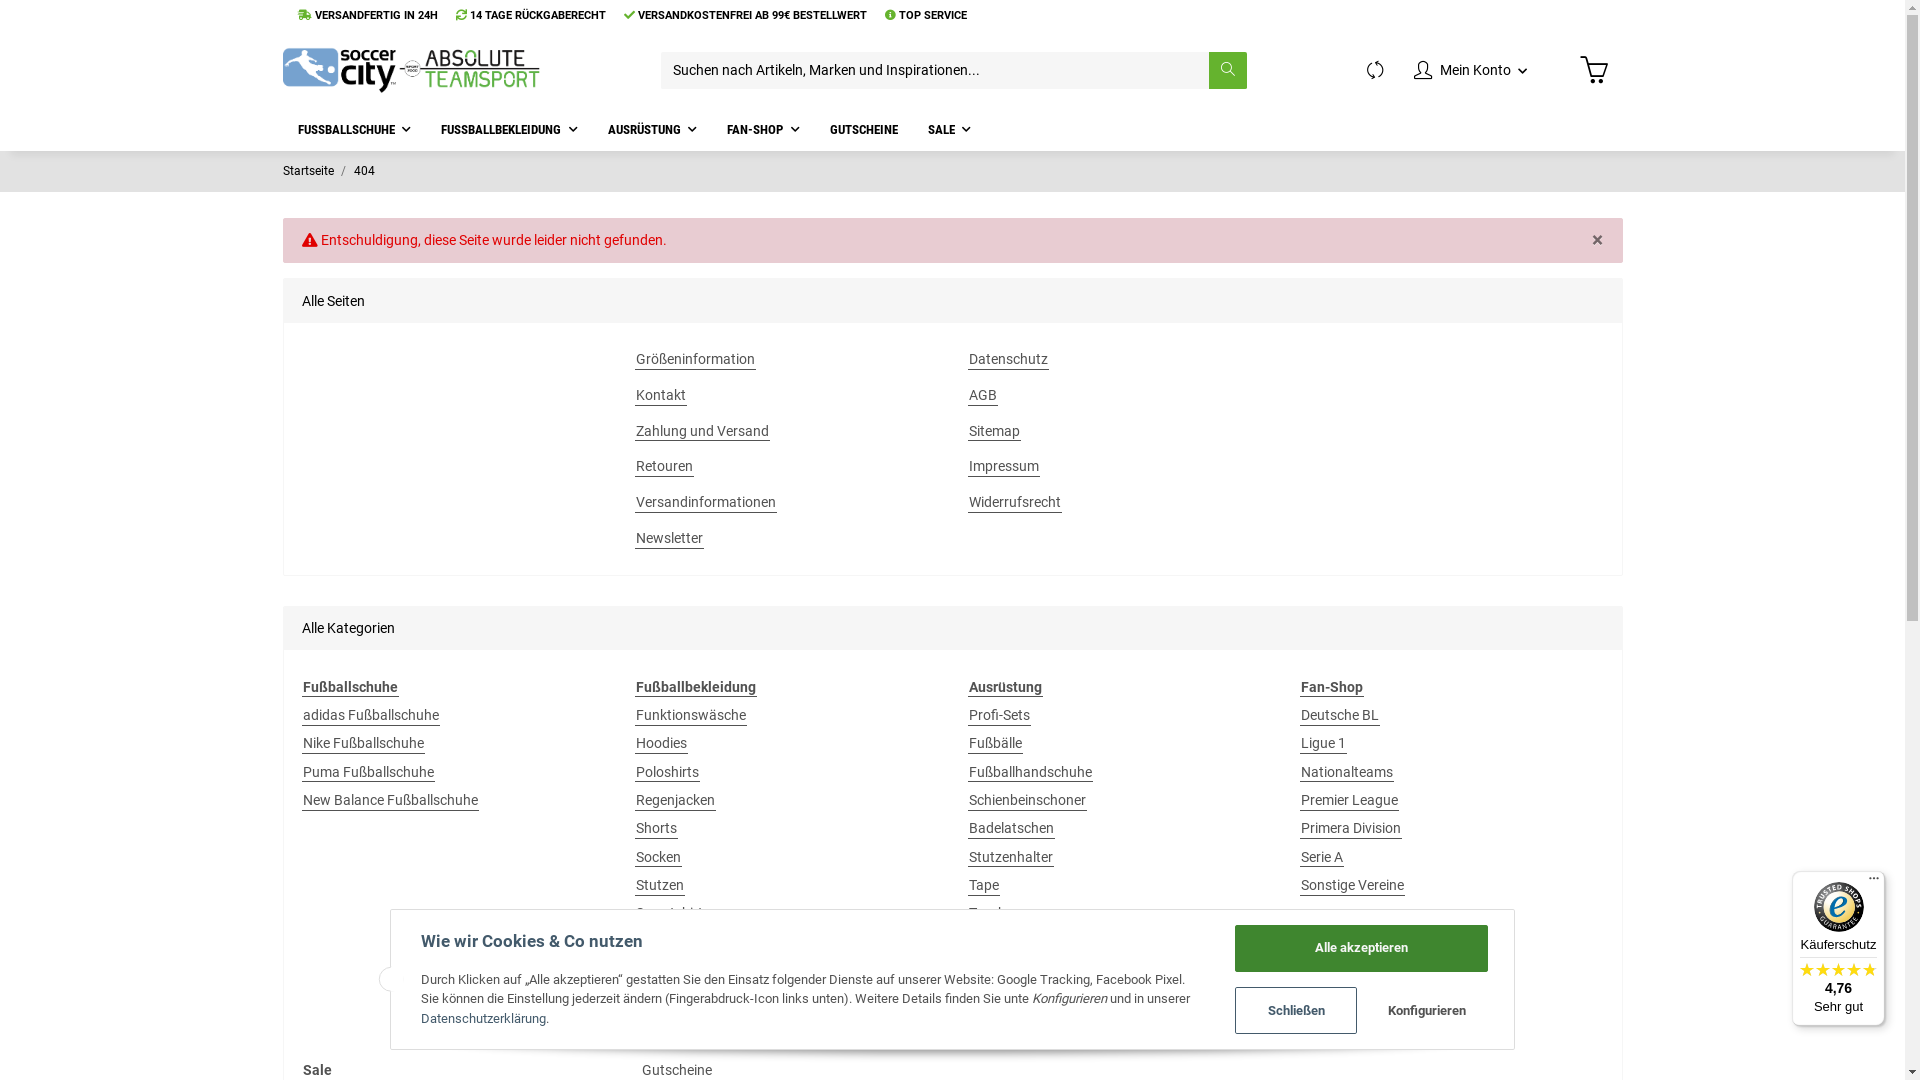 The image size is (1920, 1080). Describe the element at coordinates (1349, 799) in the screenshot. I see `'Premier League'` at that location.